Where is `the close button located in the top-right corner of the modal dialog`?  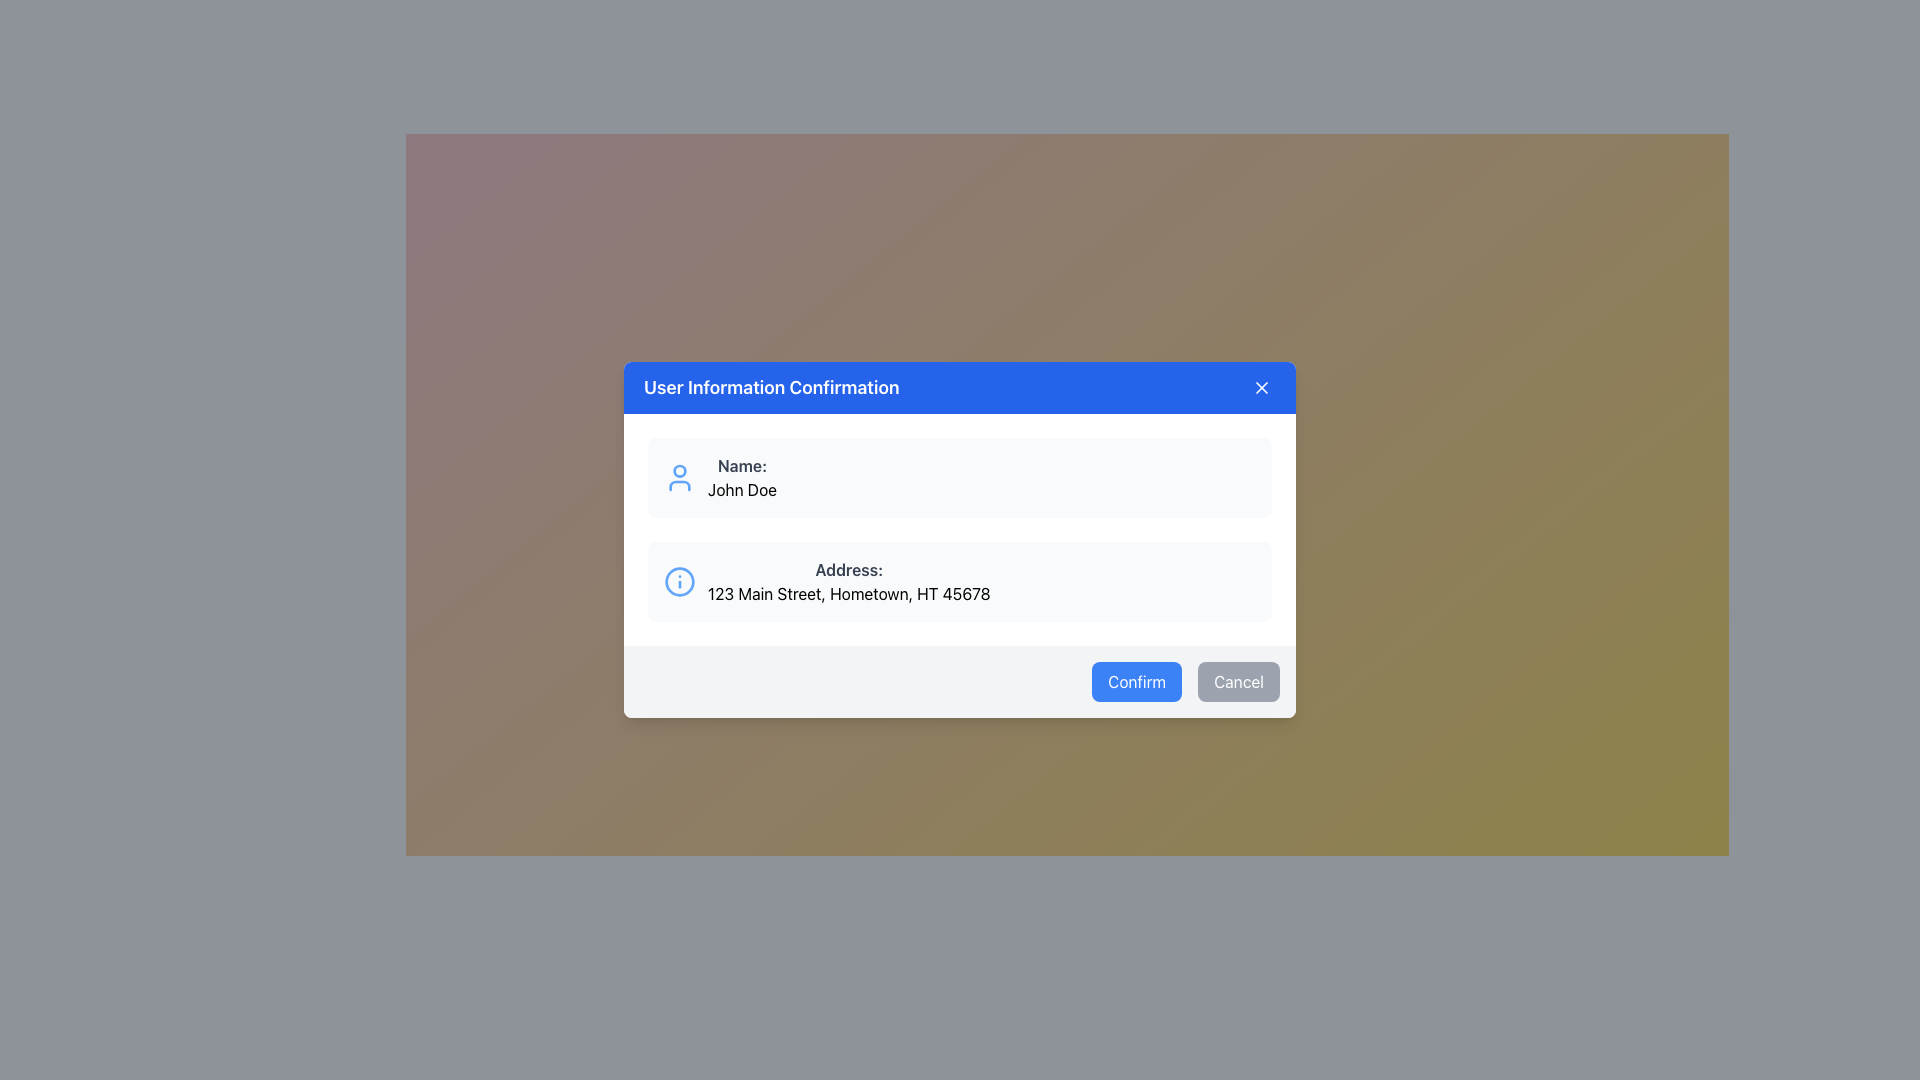 the close button located in the top-right corner of the modal dialog is located at coordinates (1261, 388).